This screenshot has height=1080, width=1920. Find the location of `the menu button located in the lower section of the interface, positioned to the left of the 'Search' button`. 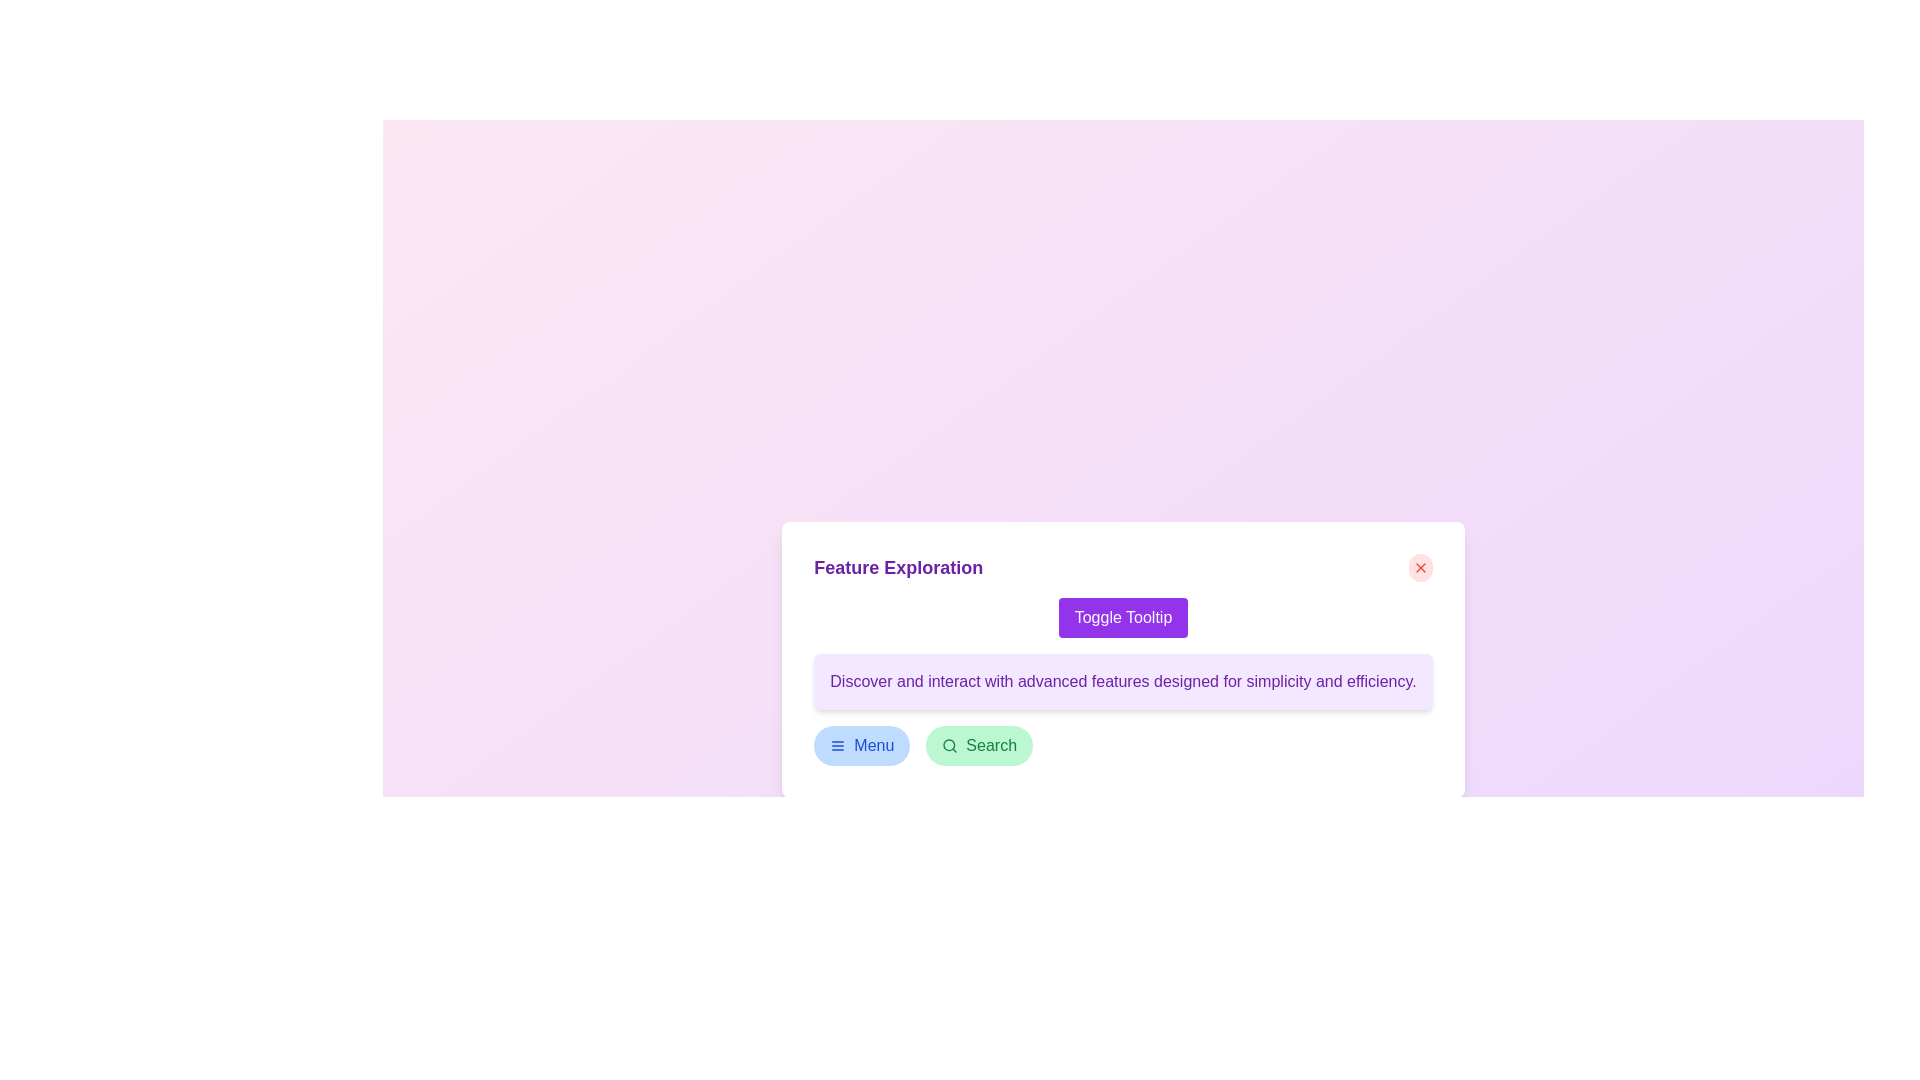

the menu button located in the lower section of the interface, positioned to the left of the 'Search' button is located at coordinates (862, 745).